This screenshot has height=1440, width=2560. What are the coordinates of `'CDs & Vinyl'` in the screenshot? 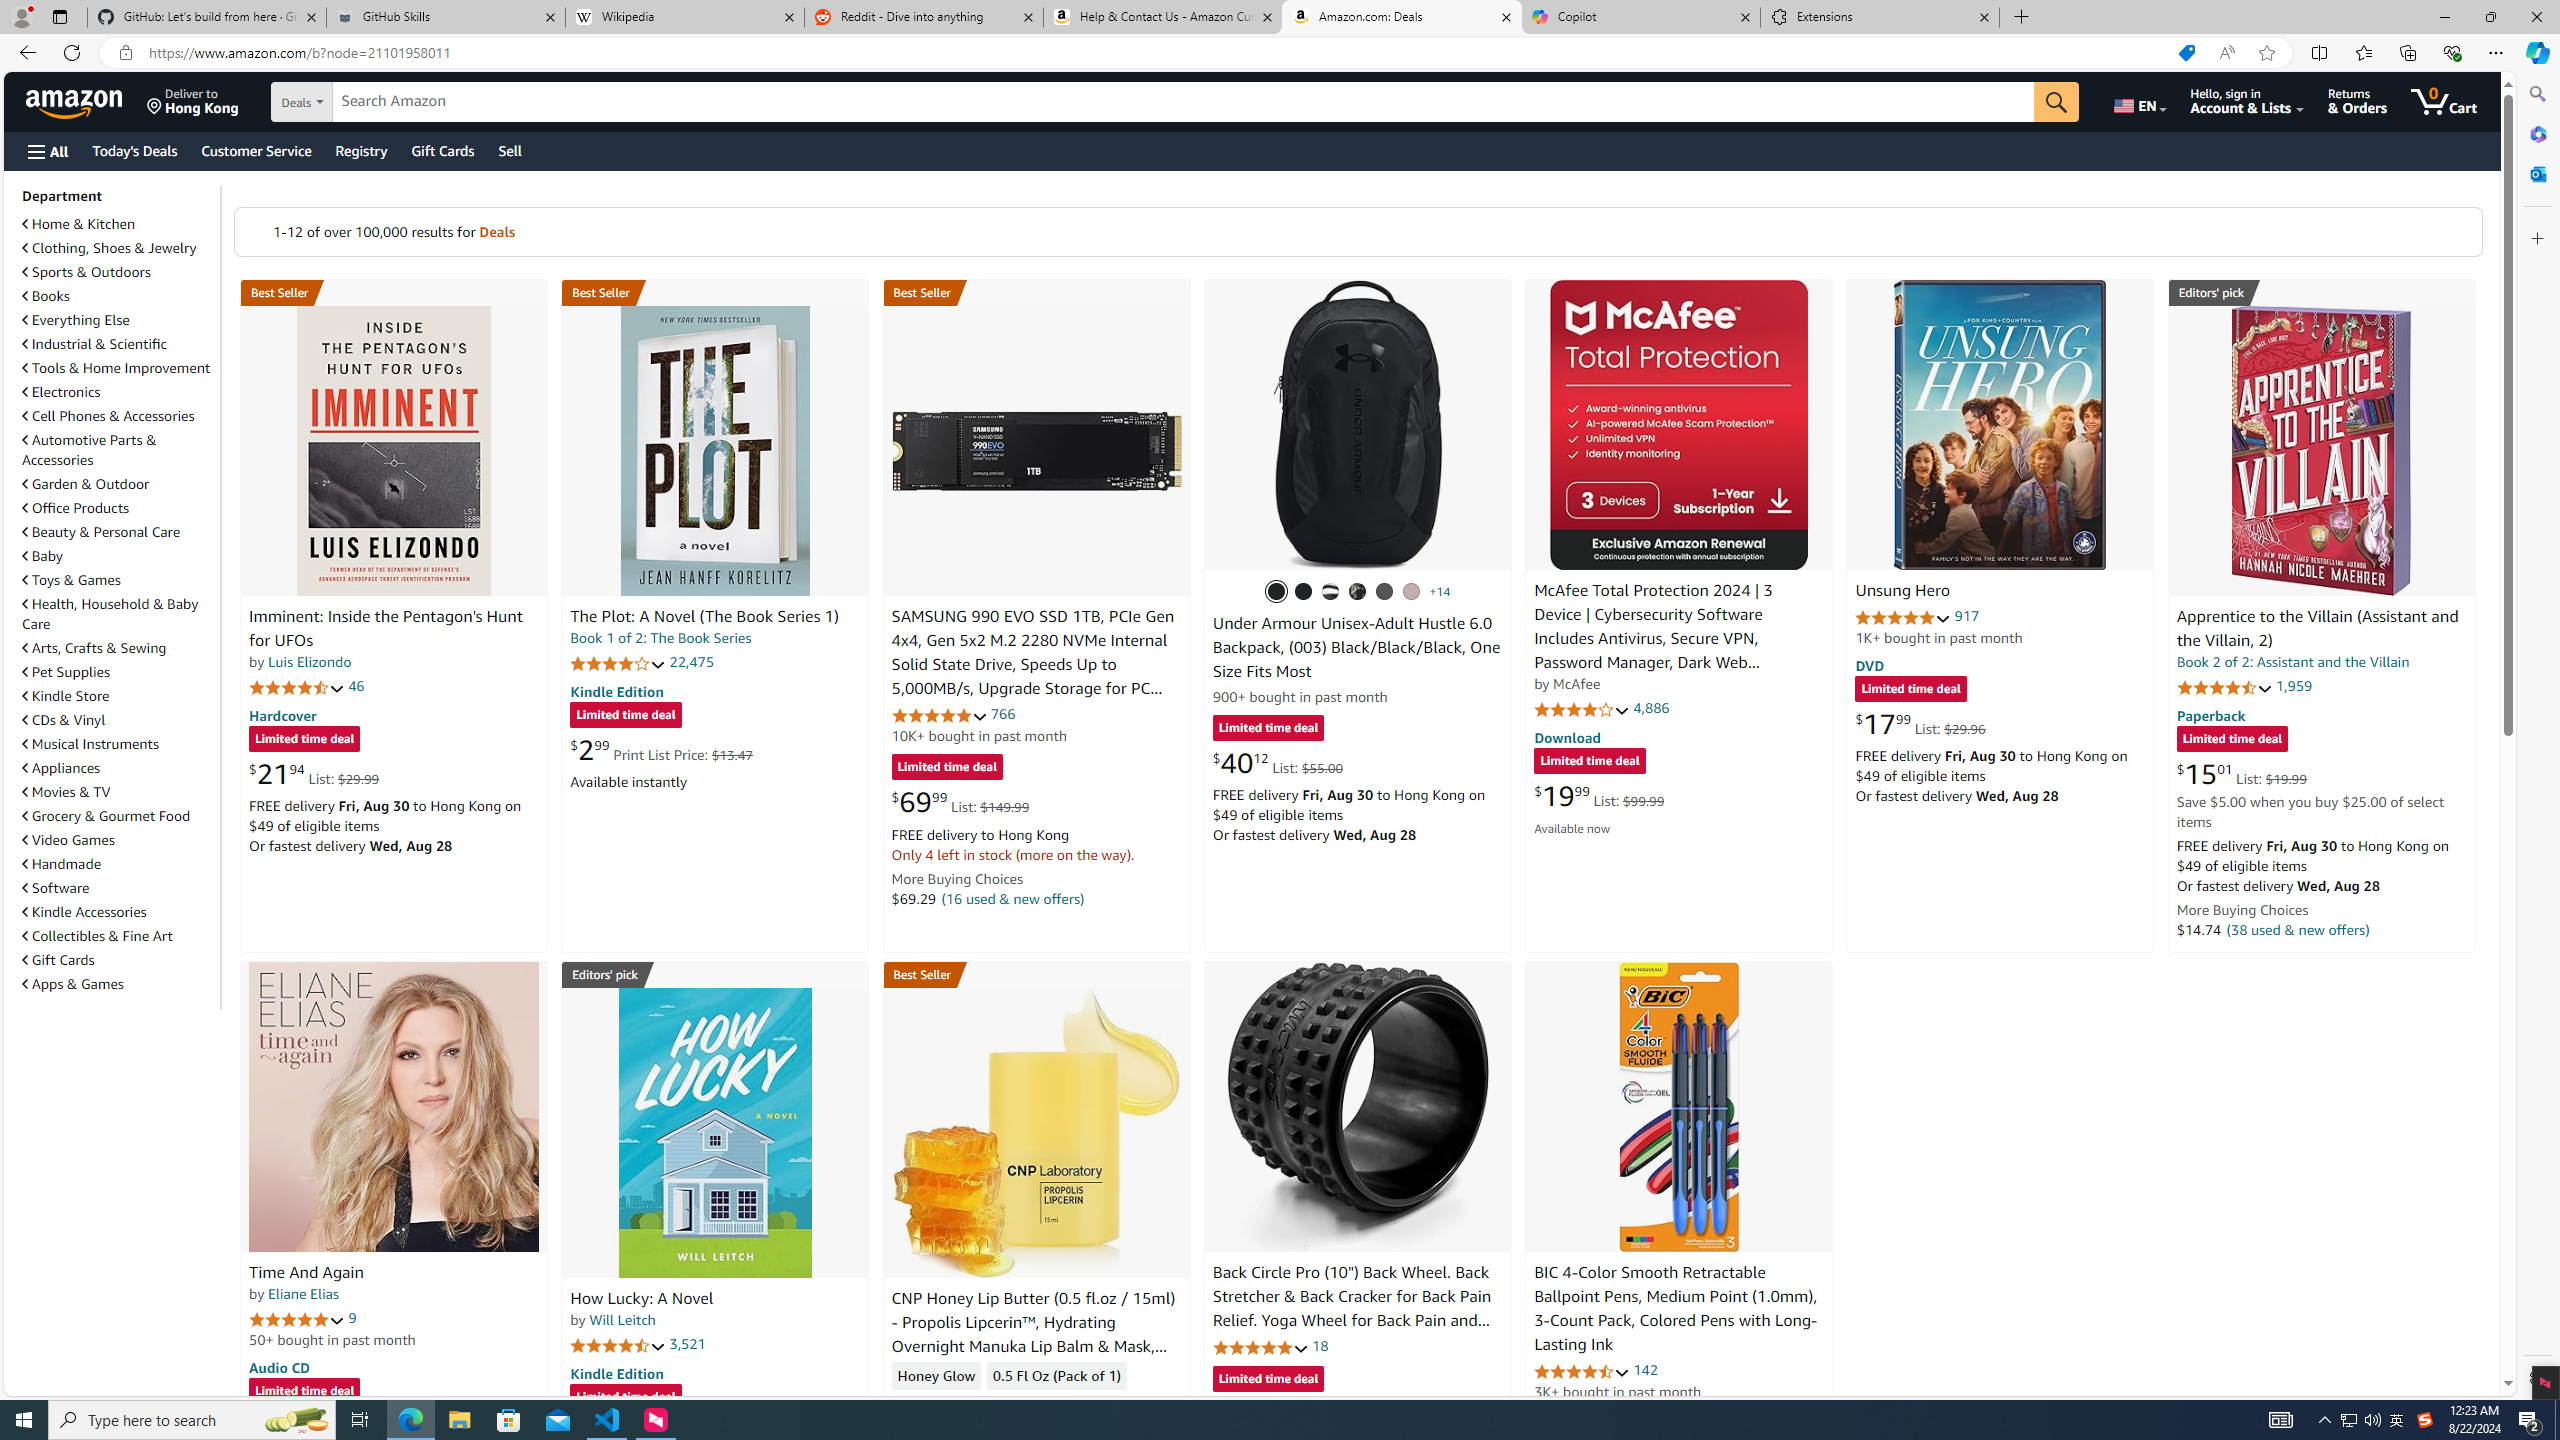 It's located at (118, 720).